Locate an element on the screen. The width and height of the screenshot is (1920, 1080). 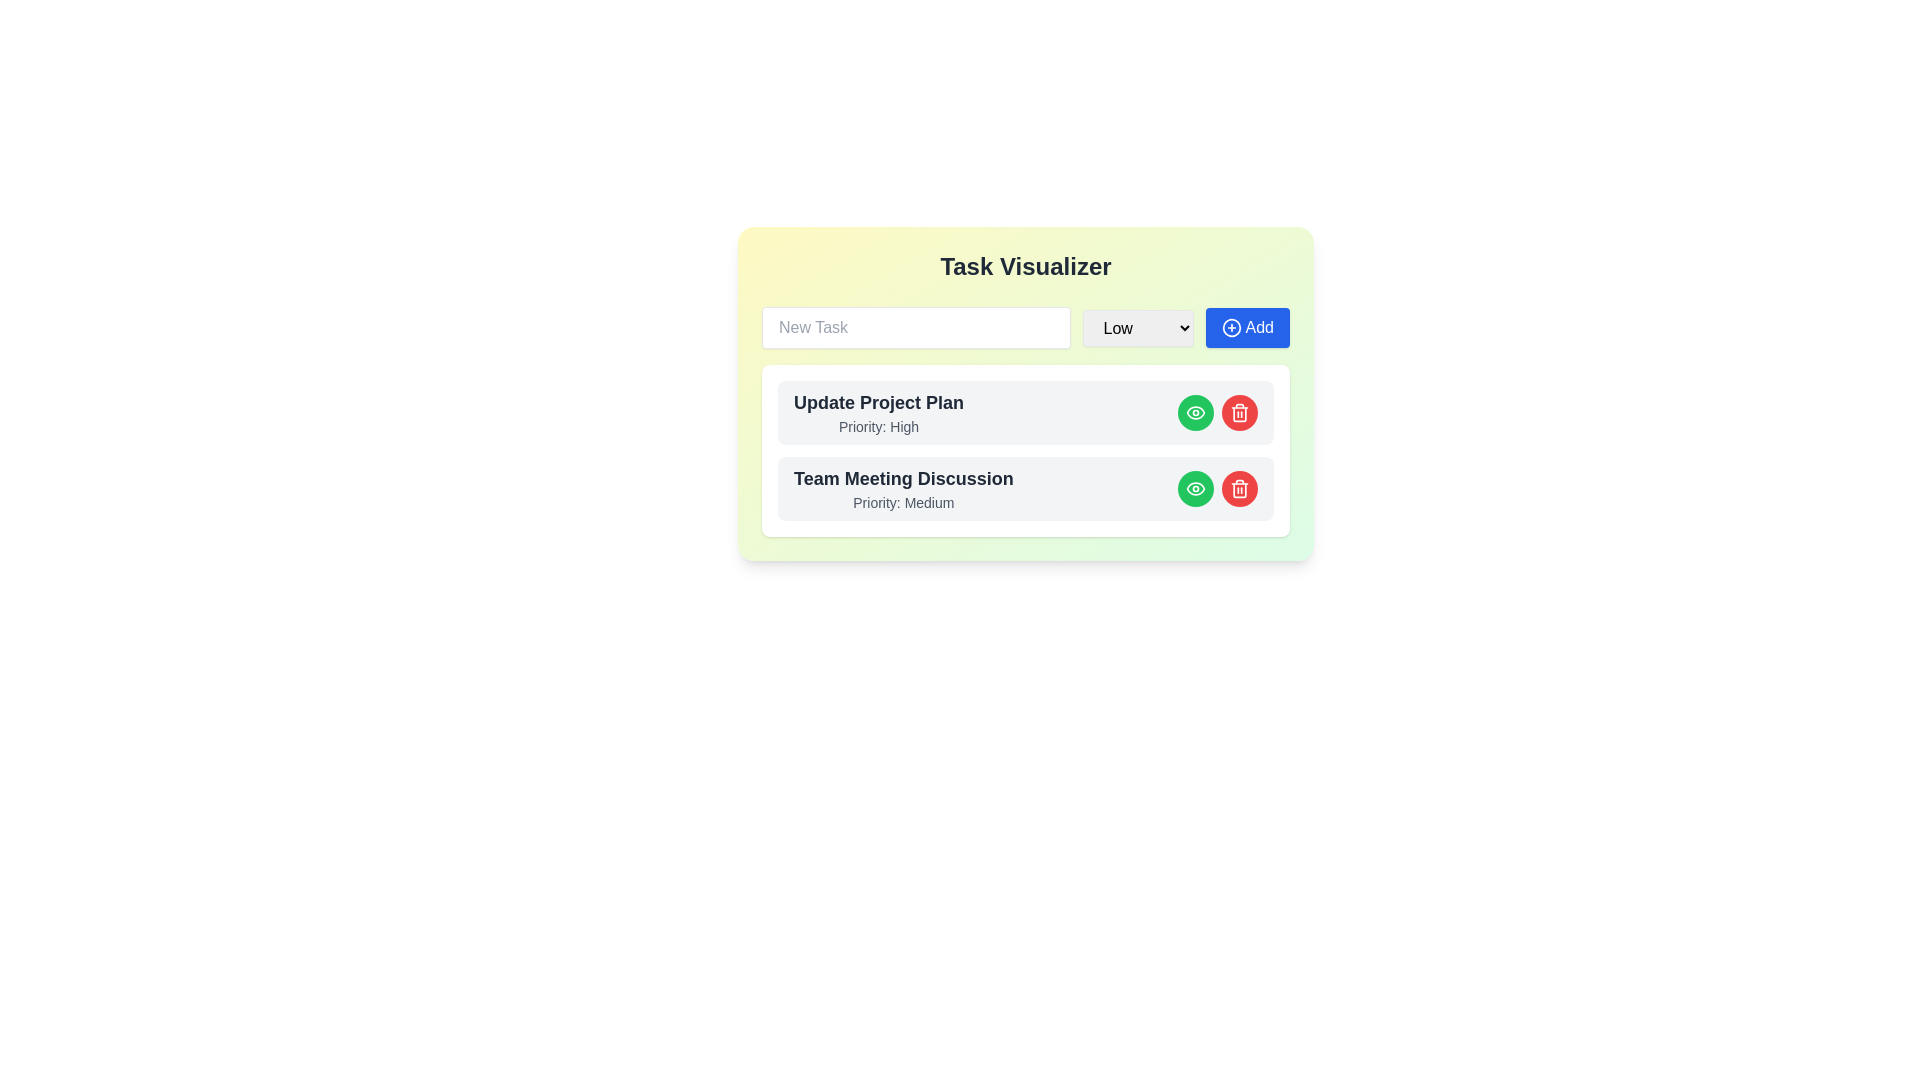
the interactive button located on the right side of the second task item in the task list to trigger the tooltip or highlight effect is located at coordinates (1195, 411).